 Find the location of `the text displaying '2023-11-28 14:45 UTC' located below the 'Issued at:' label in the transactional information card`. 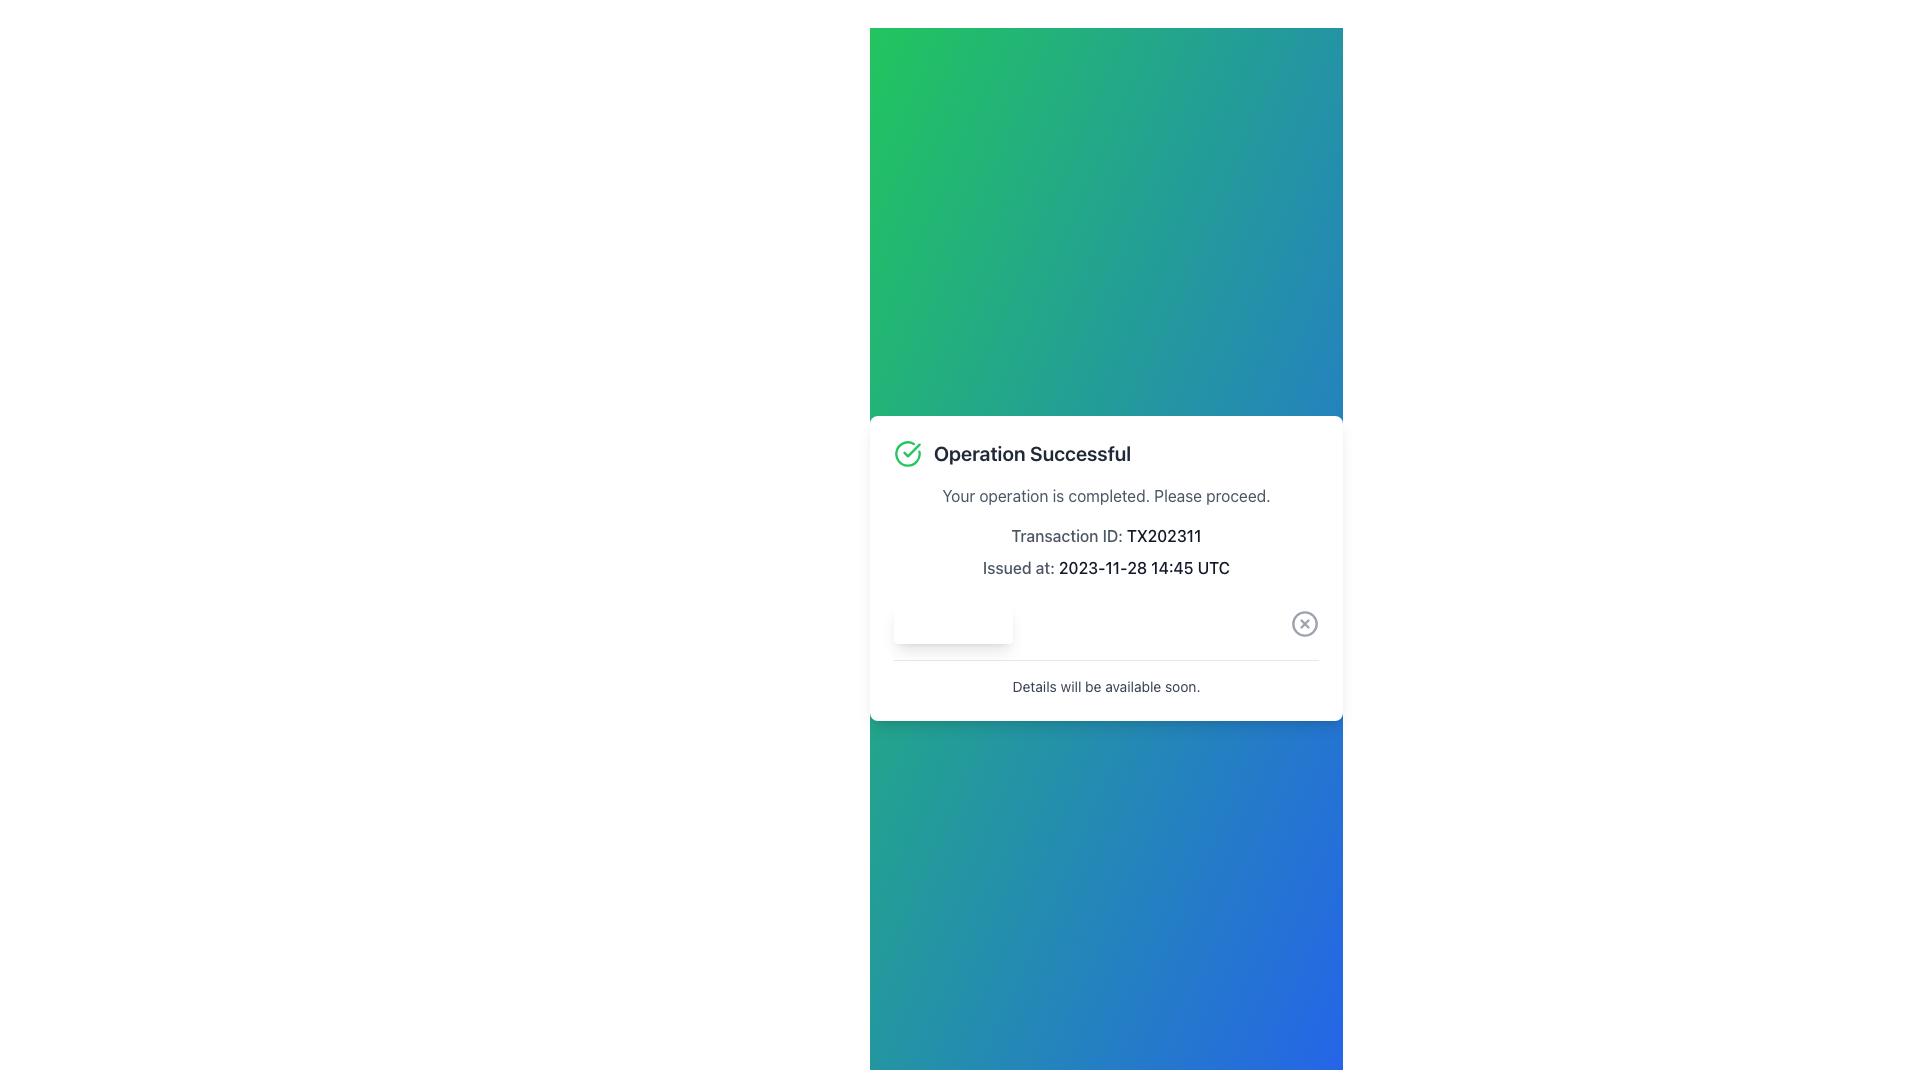

the text displaying '2023-11-28 14:45 UTC' located below the 'Issued at:' label in the transactional information card is located at coordinates (1144, 567).